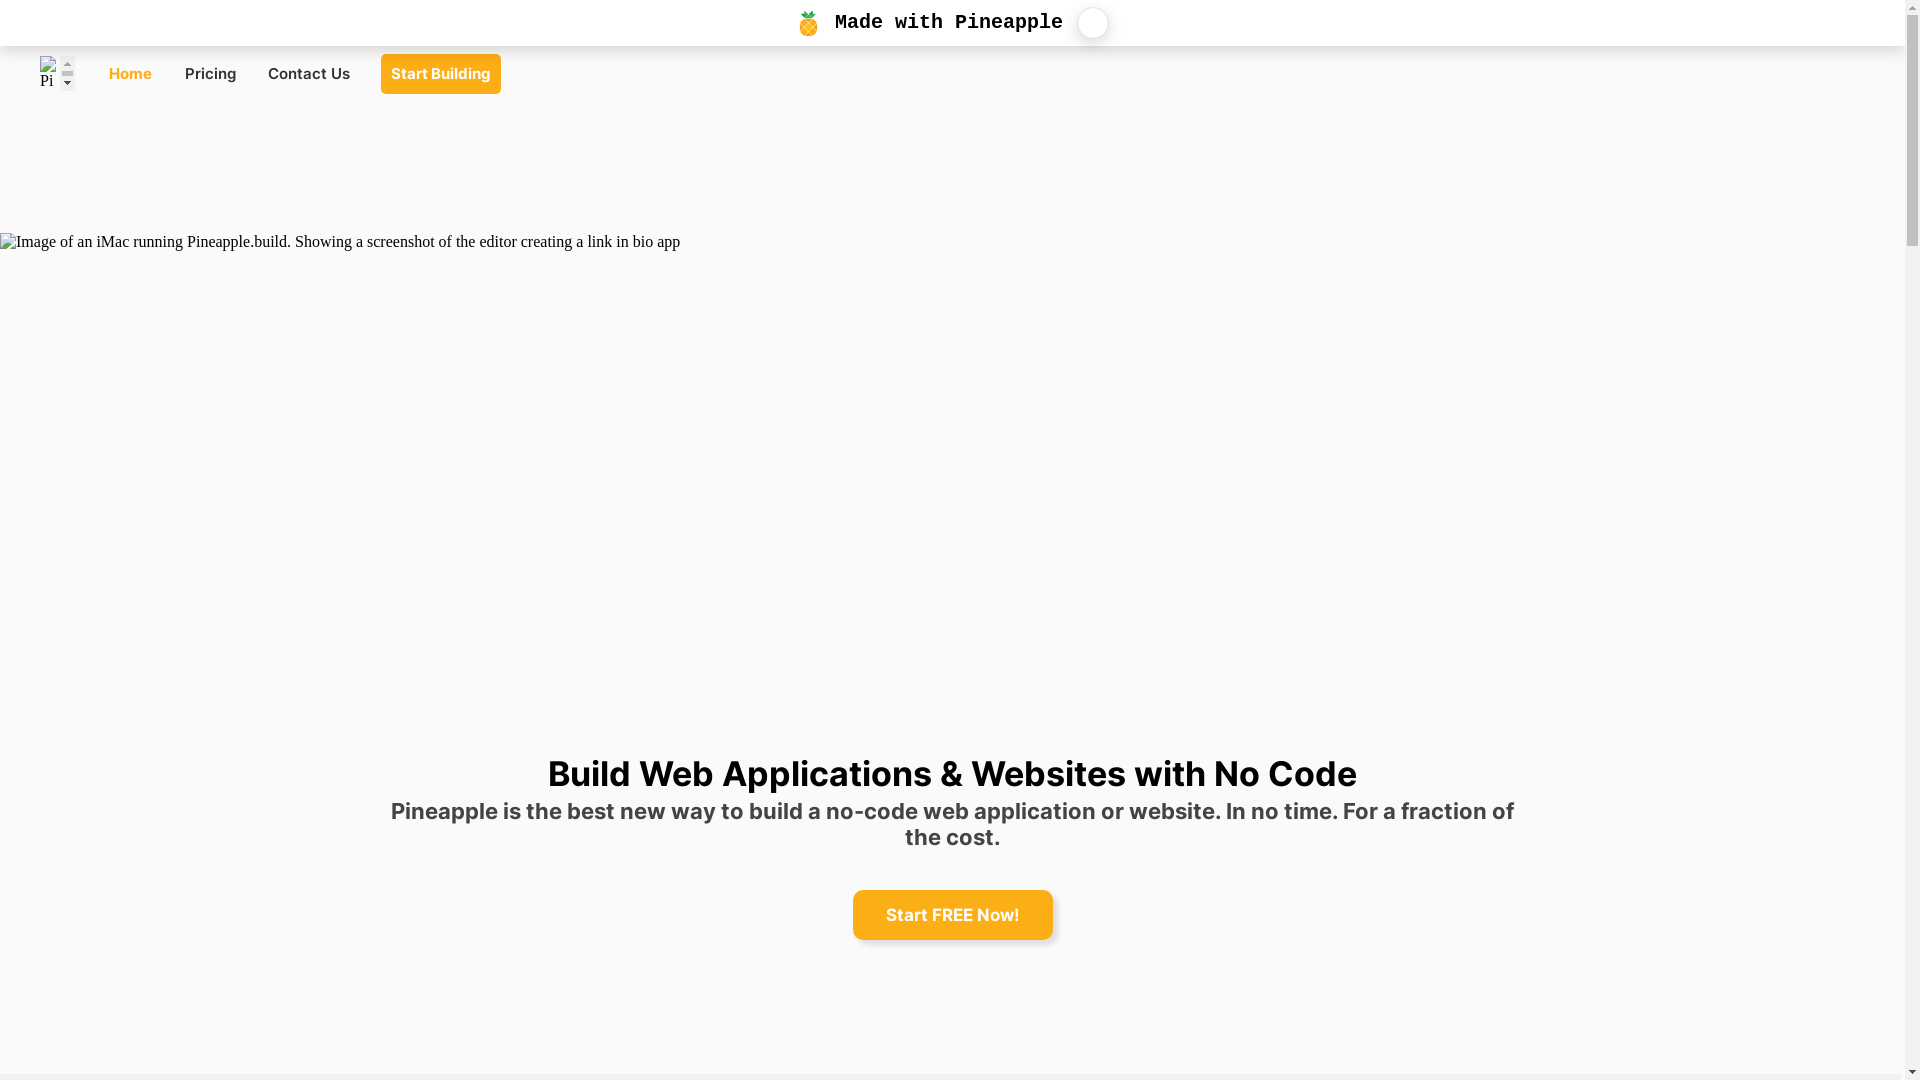  Describe the element at coordinates (210, 72) in the screenshot. I see `'Pricing'` at that location.